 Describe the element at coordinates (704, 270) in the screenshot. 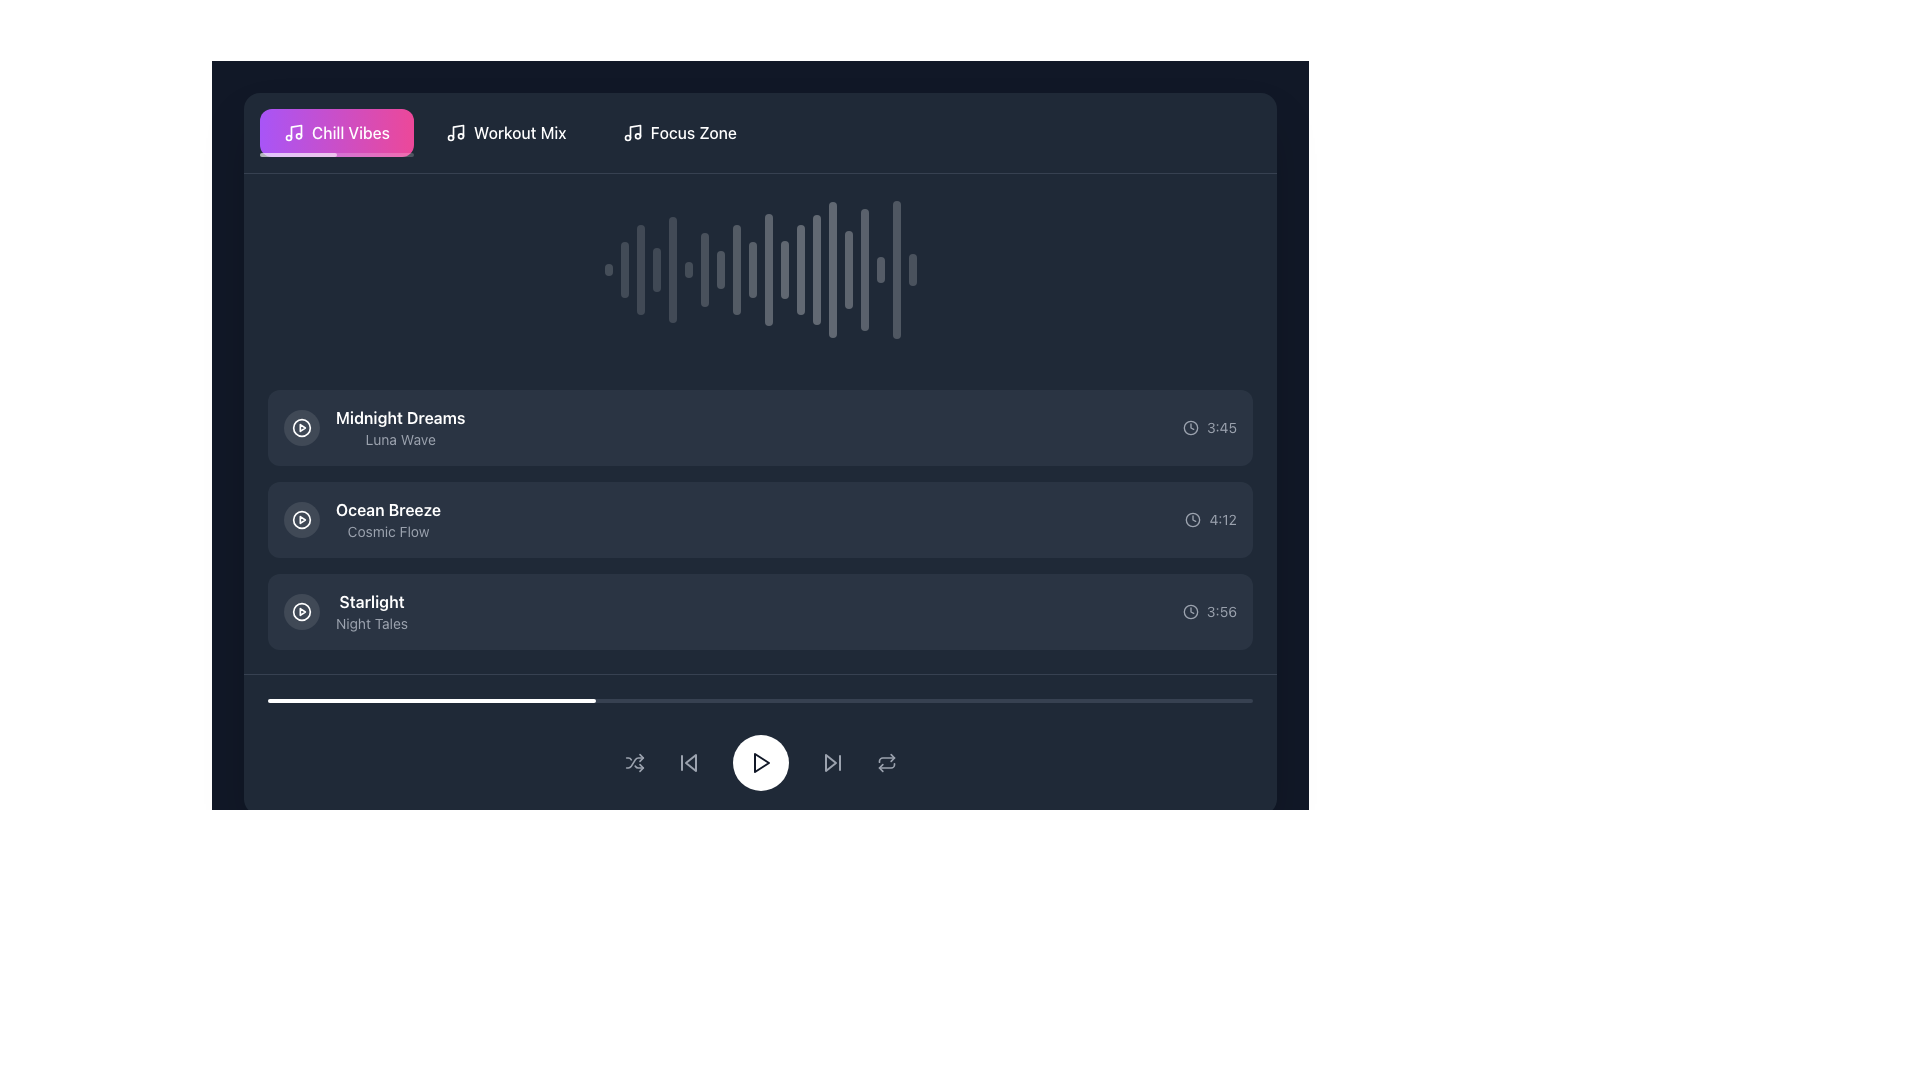

I see `the seventh vertical bar in the animated audio waveform representation, which is semi-transparent gray and has rounded ends` at that location.